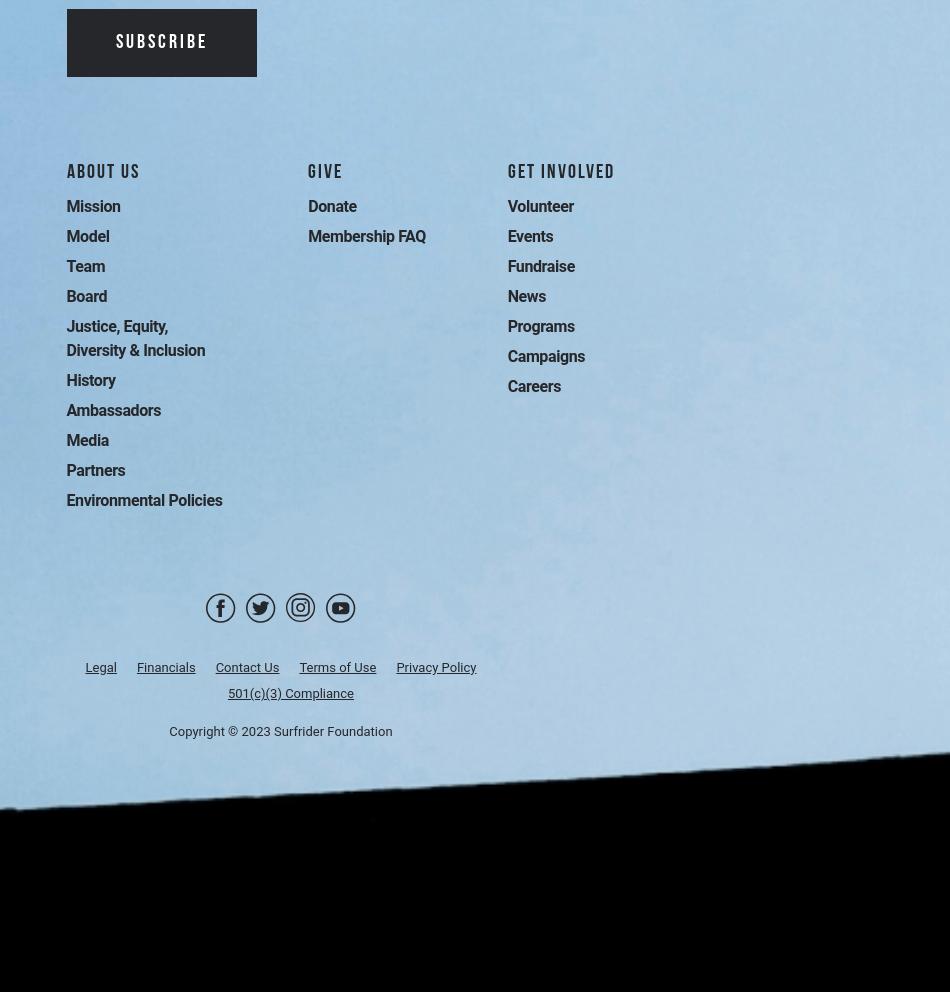  What do you see at coordinates (434, 666) in the screenshot?
I see `'Privacy Policy'` at bounding box center [434, 666].